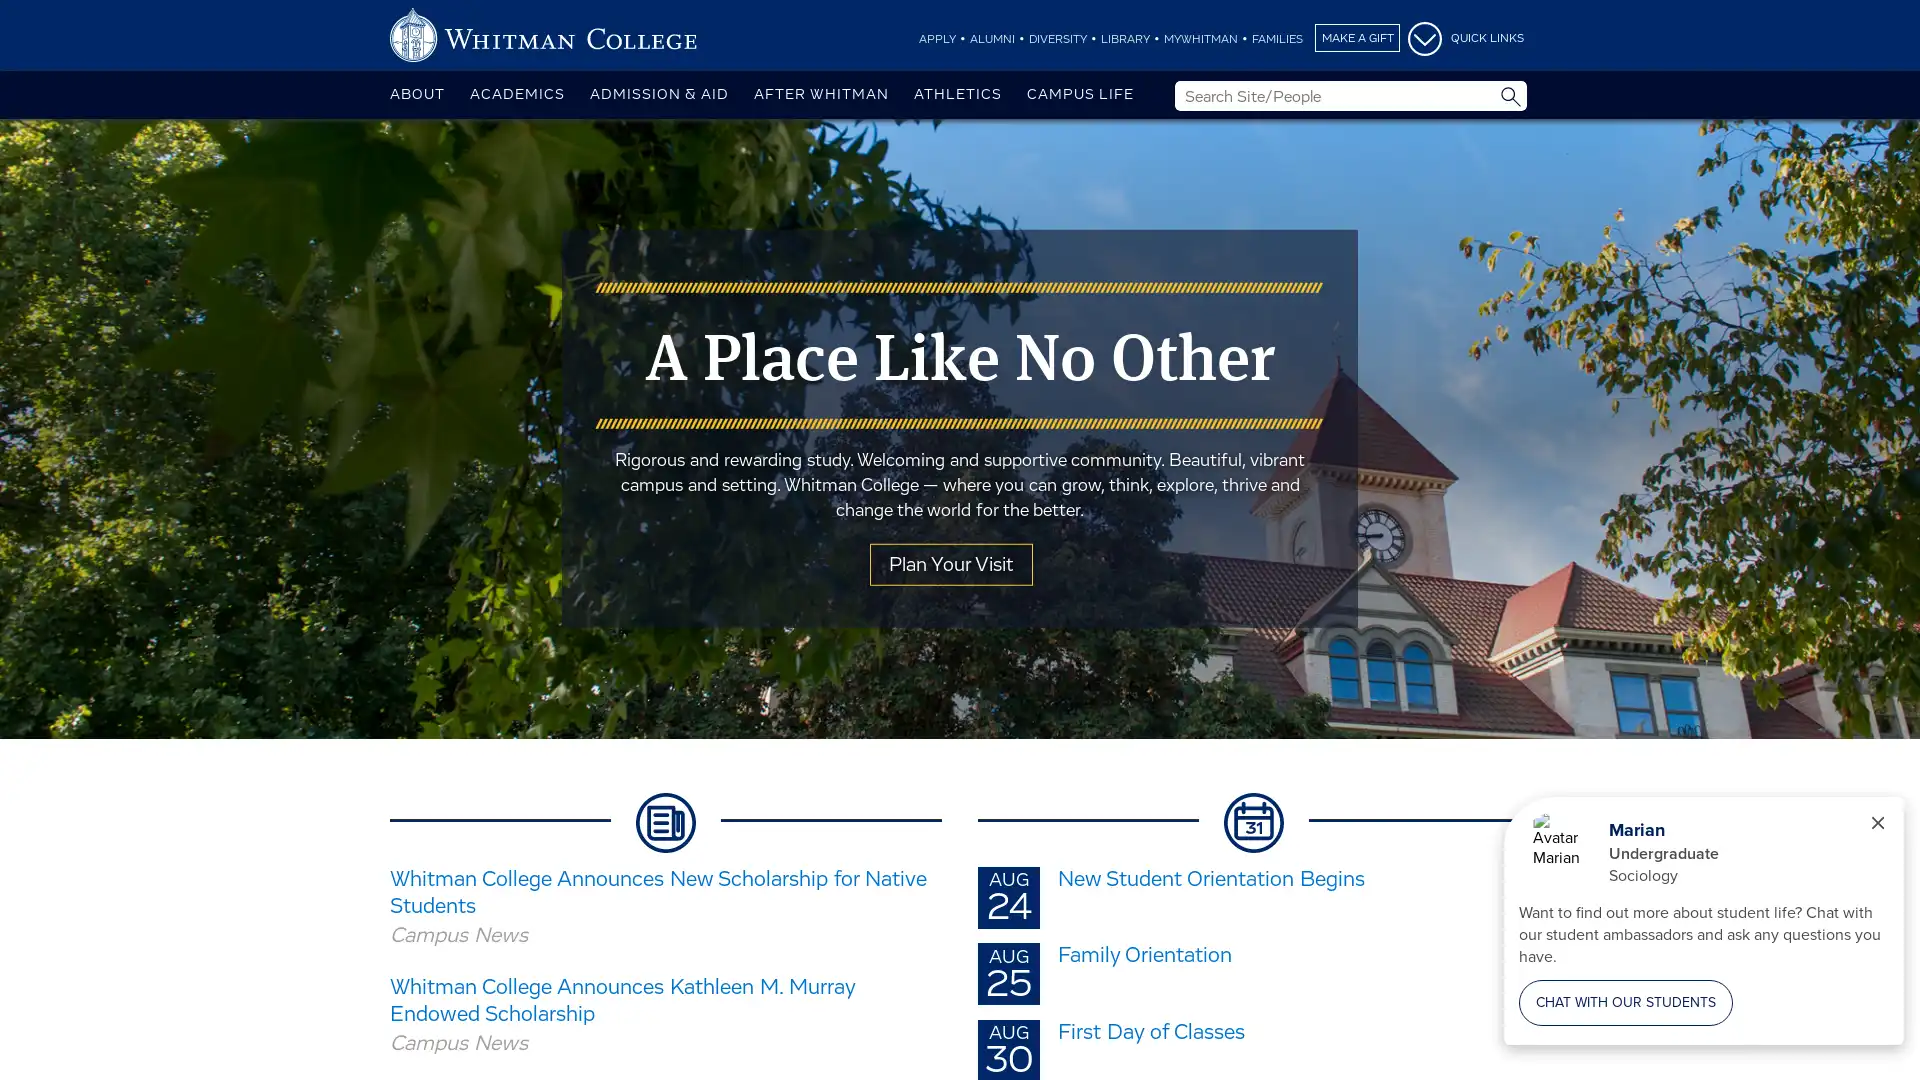 This screenshot has width=1920, height=1080. Describe the element at coordinates (1521, 95) in the screenshot. I see `Site` at that location.